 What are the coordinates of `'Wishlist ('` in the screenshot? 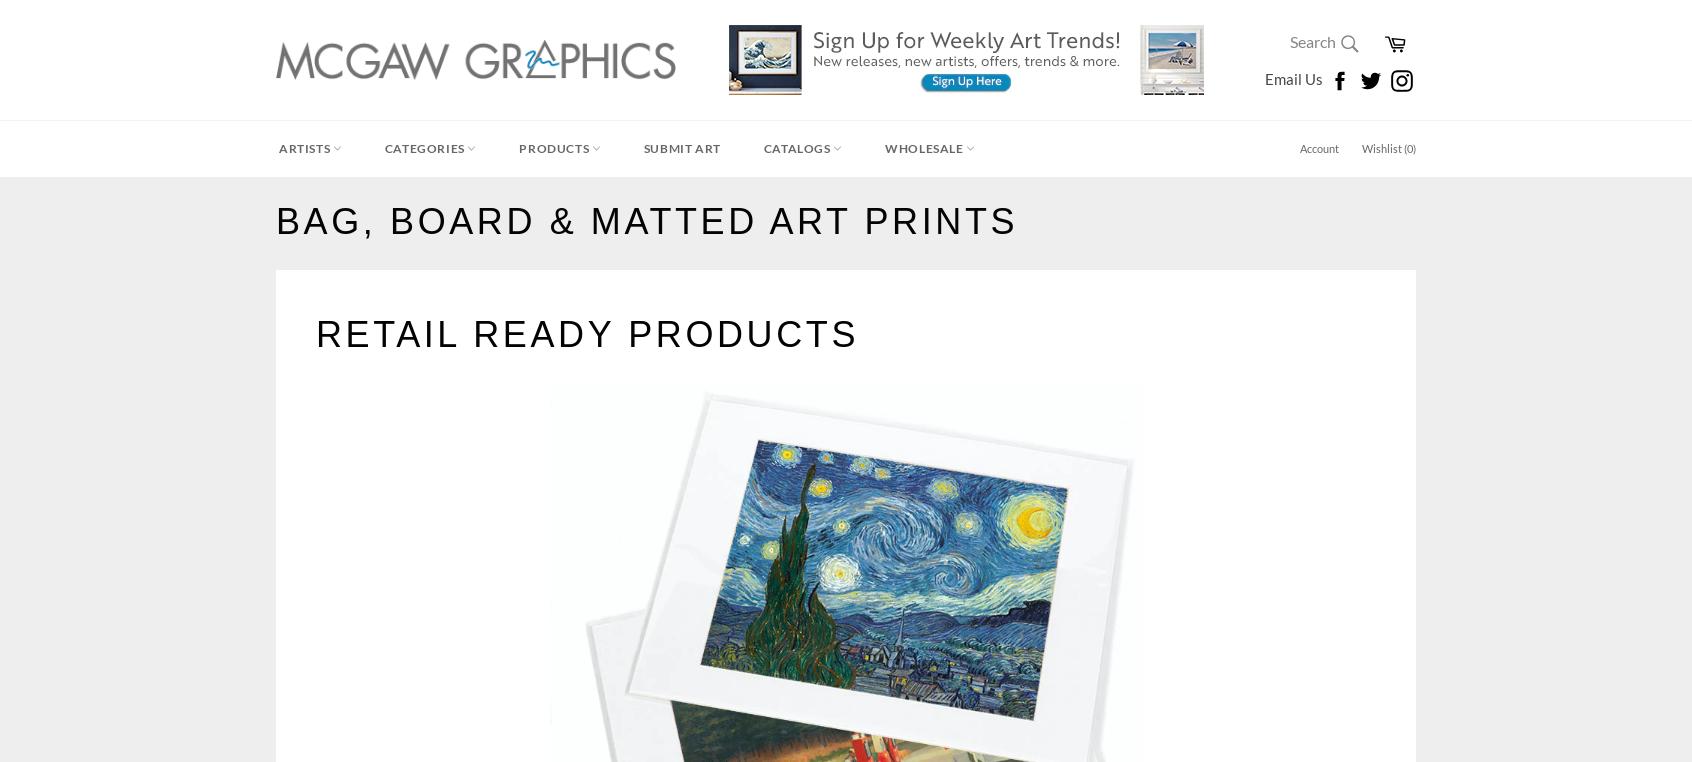 It's located at (1384, 147).